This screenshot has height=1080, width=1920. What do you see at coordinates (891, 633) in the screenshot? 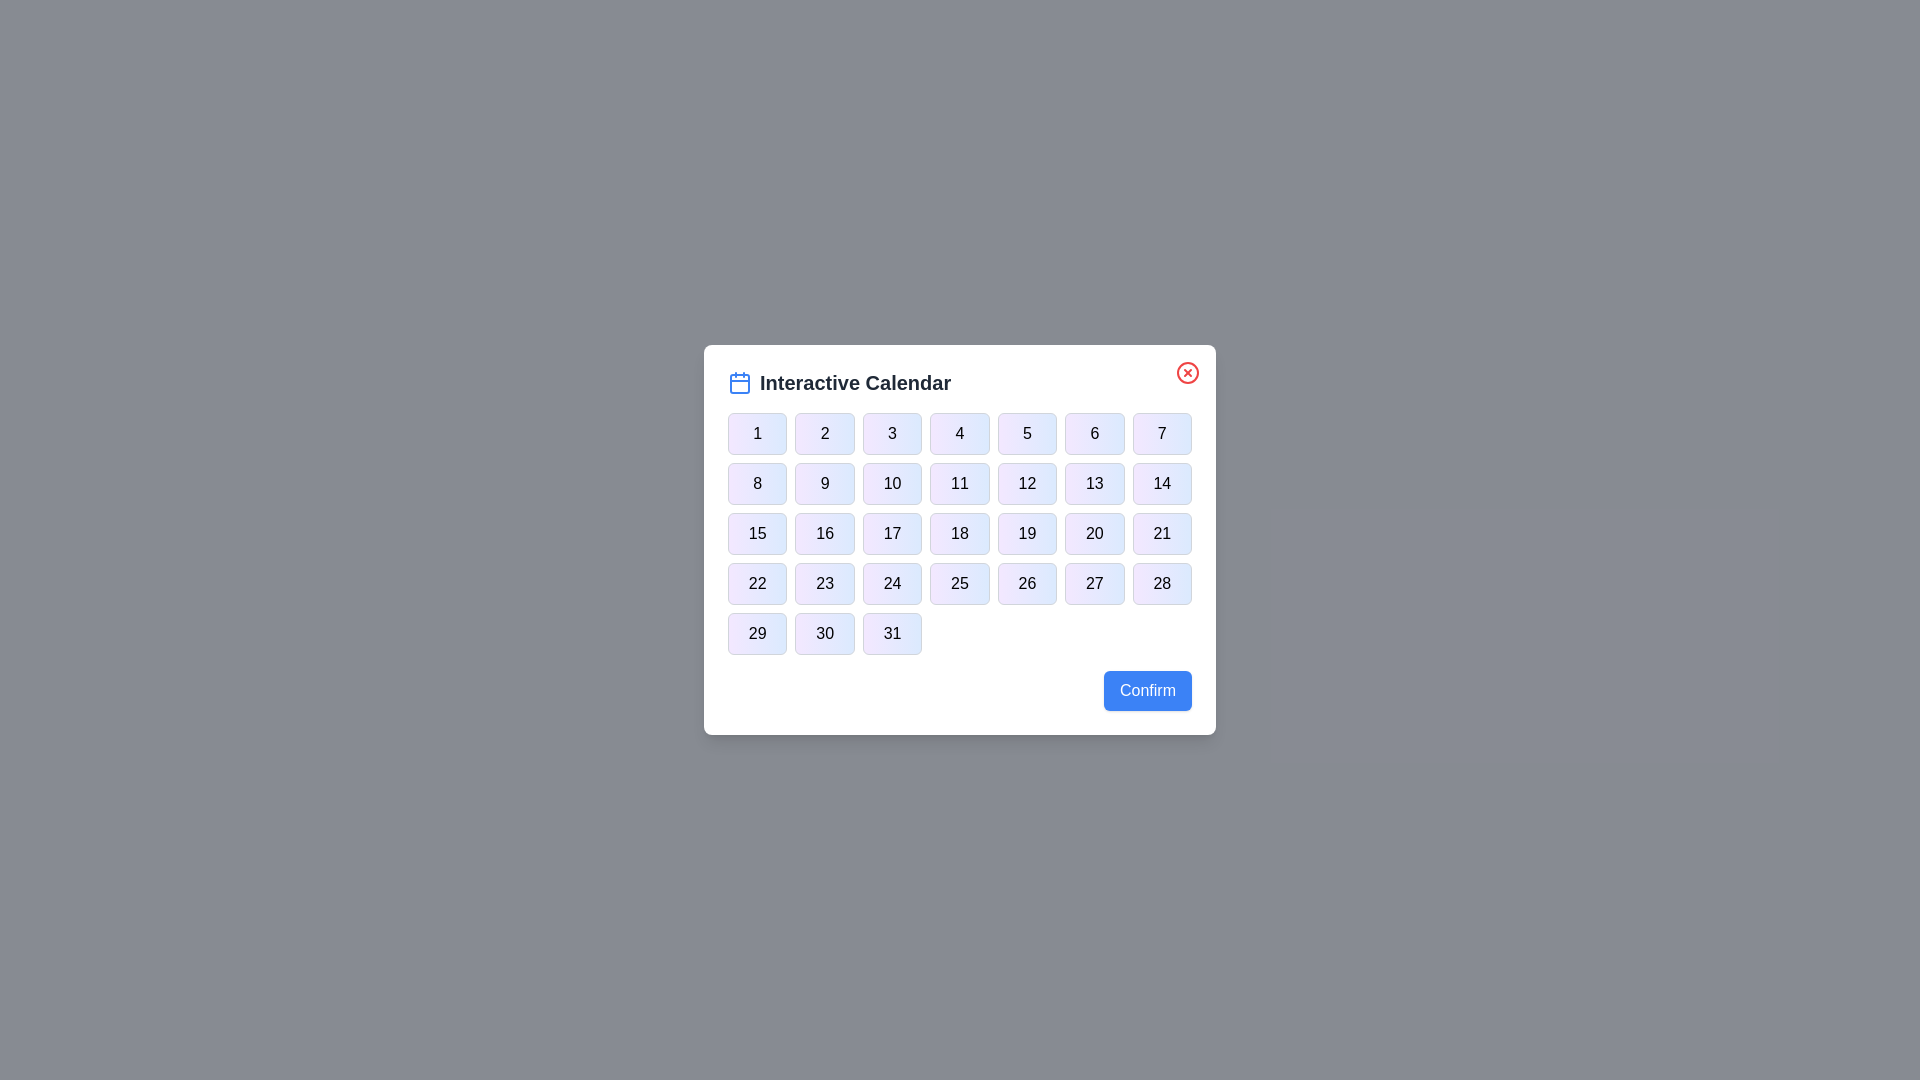
I see `the button corresponding to day 31 in the calendar` at bounding box center [891, 633].